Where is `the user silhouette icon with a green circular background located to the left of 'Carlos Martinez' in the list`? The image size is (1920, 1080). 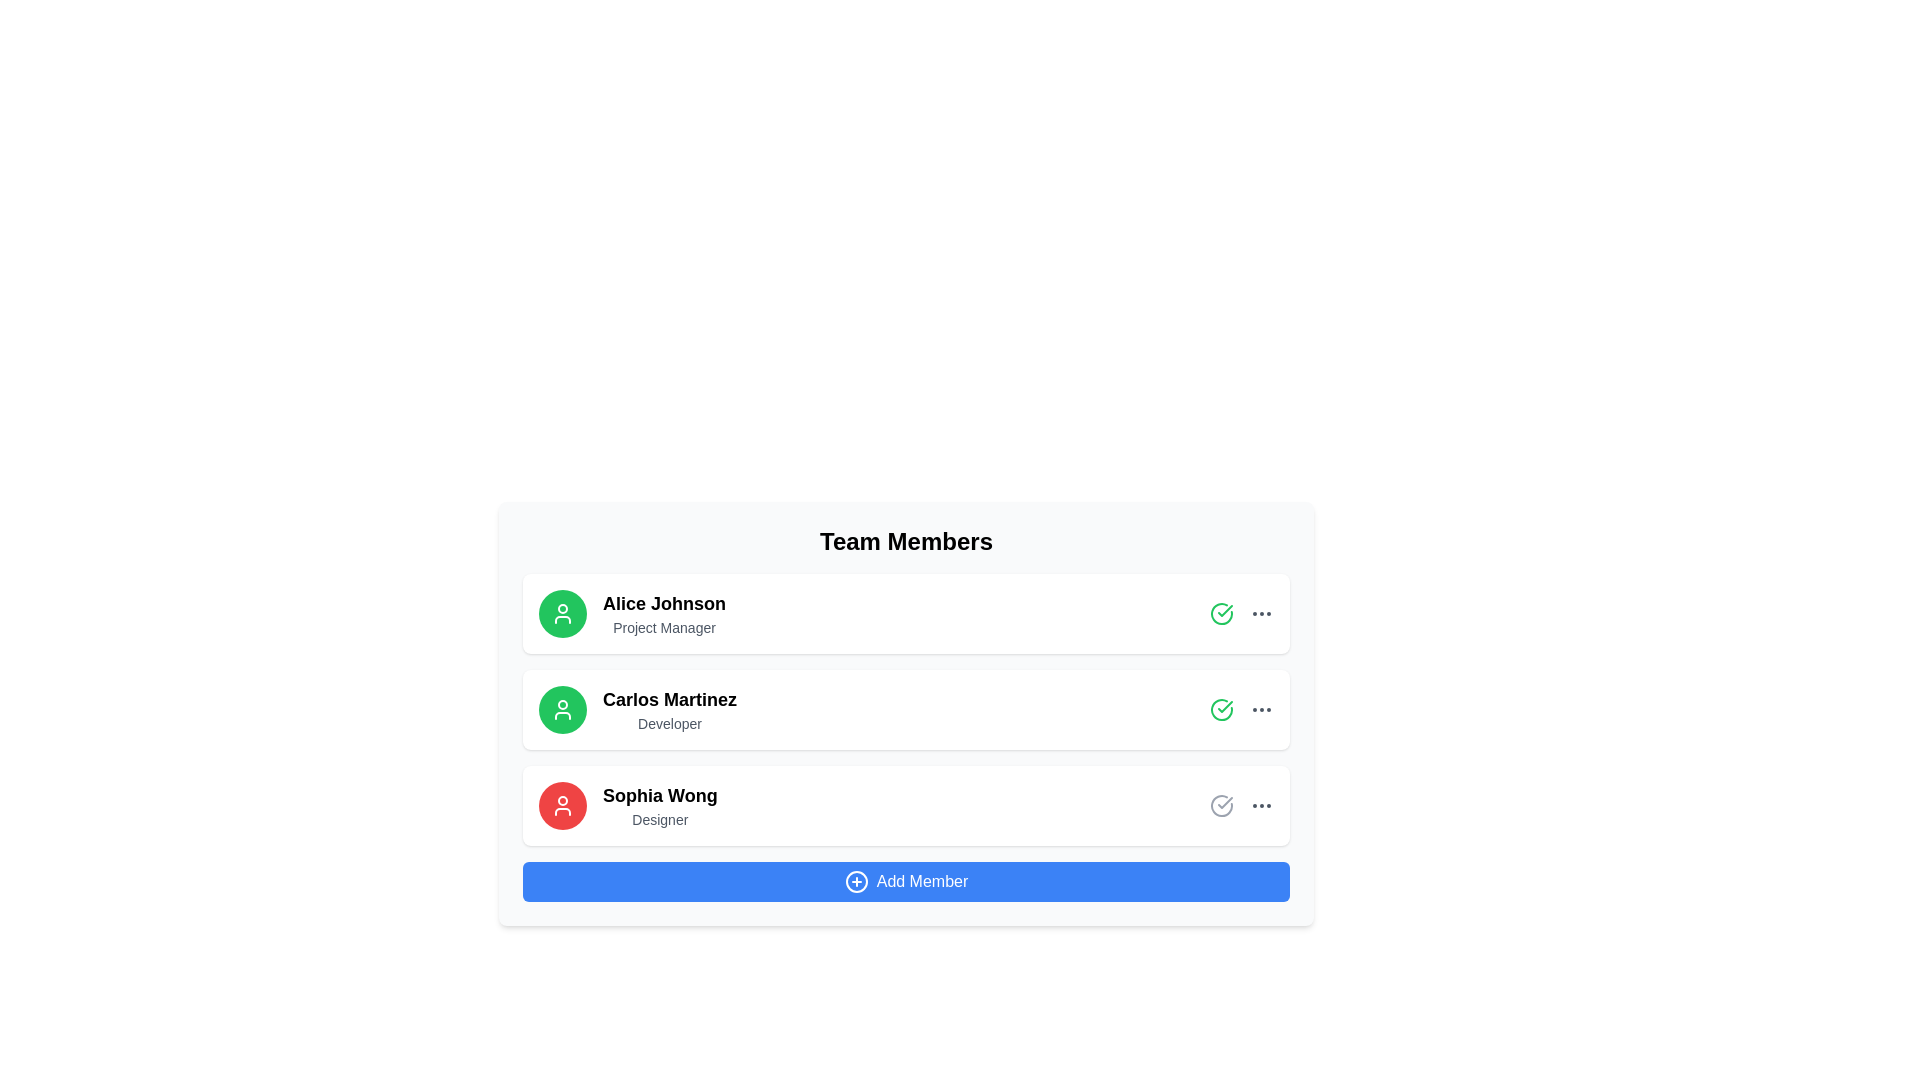 the user silhouette icon with a green circular background located to the left of 'Carlos Martinez' in the list is located at coordinates (561, 612).